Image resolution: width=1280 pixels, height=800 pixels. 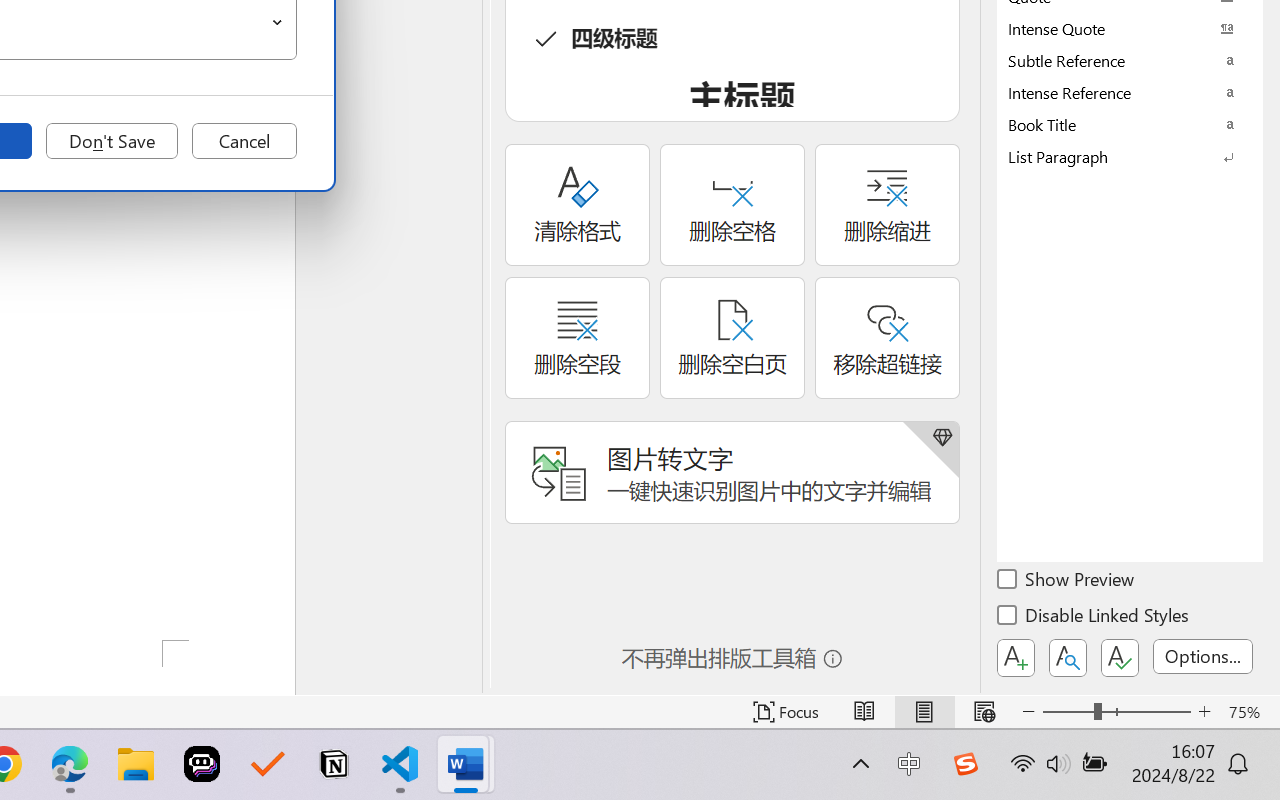 I want to click on 'Read Mode', so click(x=864, y=711).